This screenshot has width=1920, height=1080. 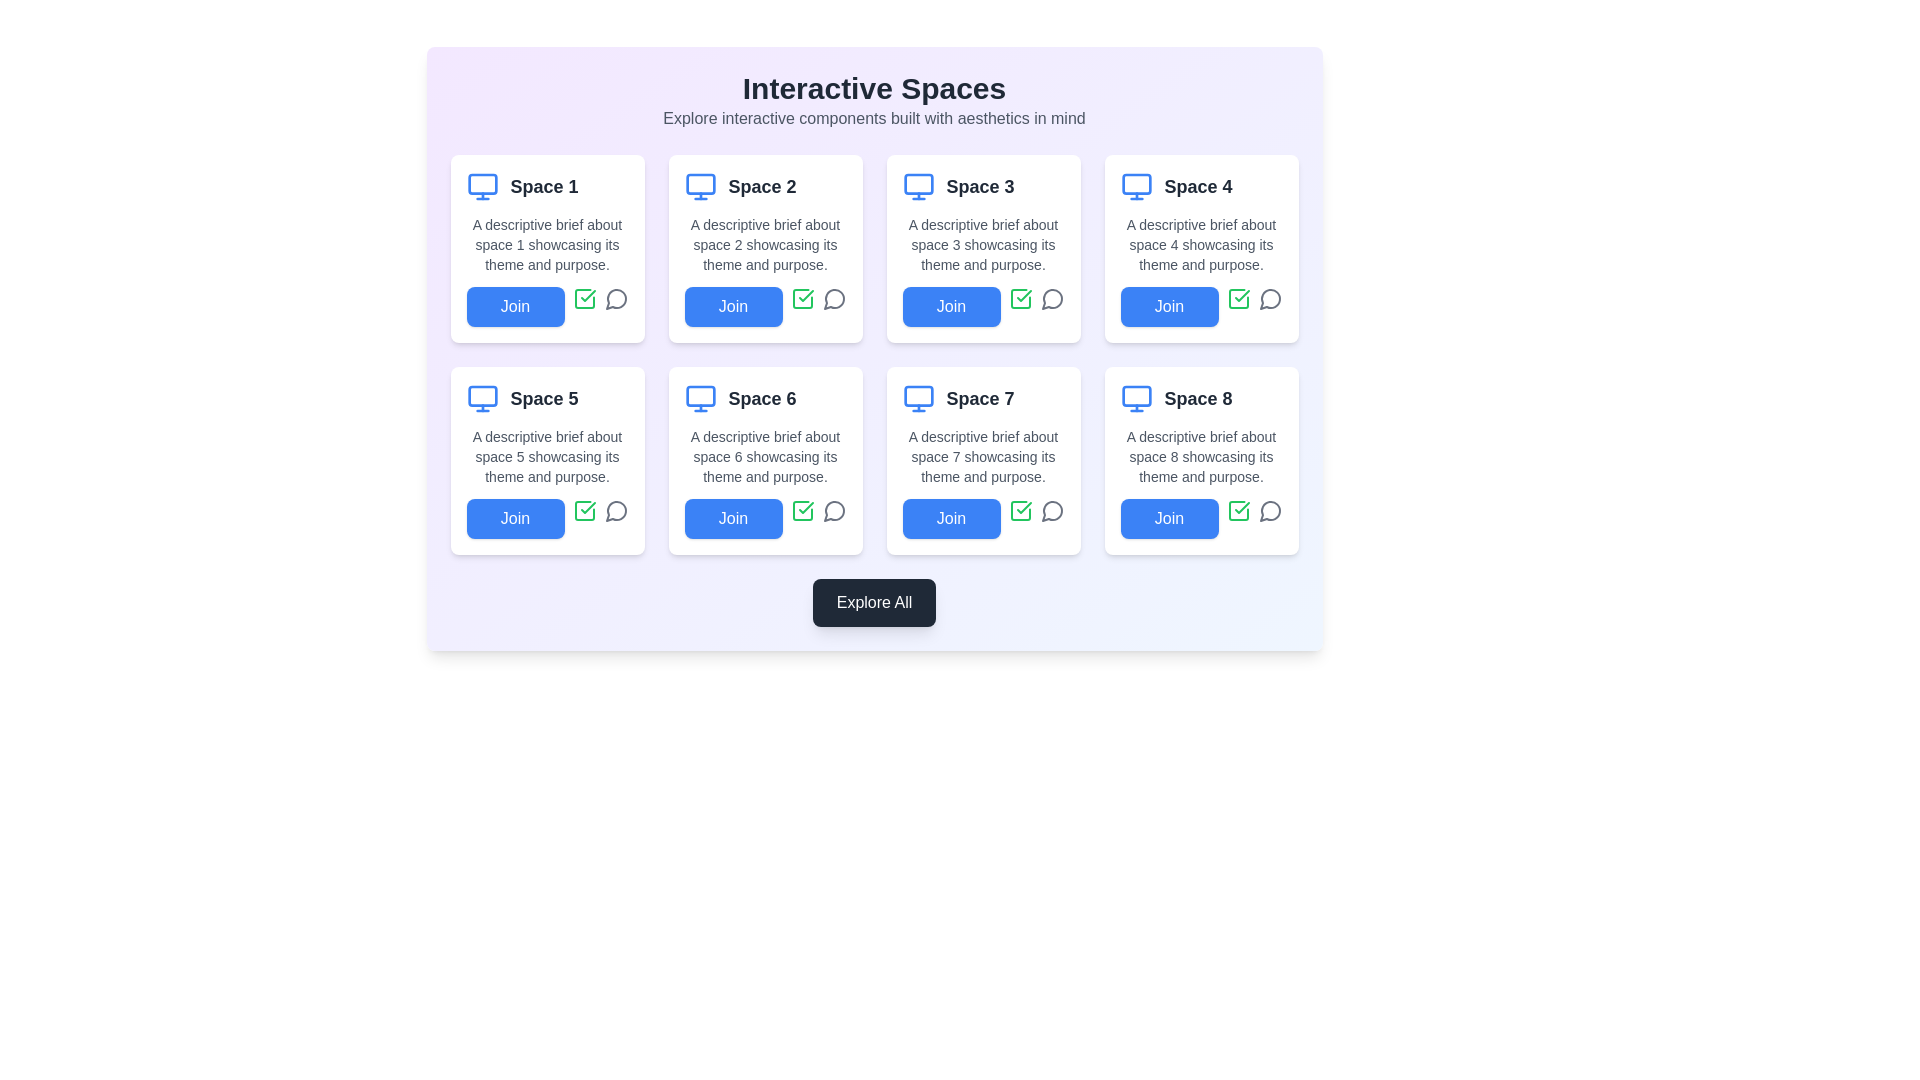 What do you see at coordinates (700, 186) in the screenshot?
I see `the monitor icon located to the left of the text label 'Space 2', which serves as a decorative representation of the associated content` at bounding box center [700, 186].